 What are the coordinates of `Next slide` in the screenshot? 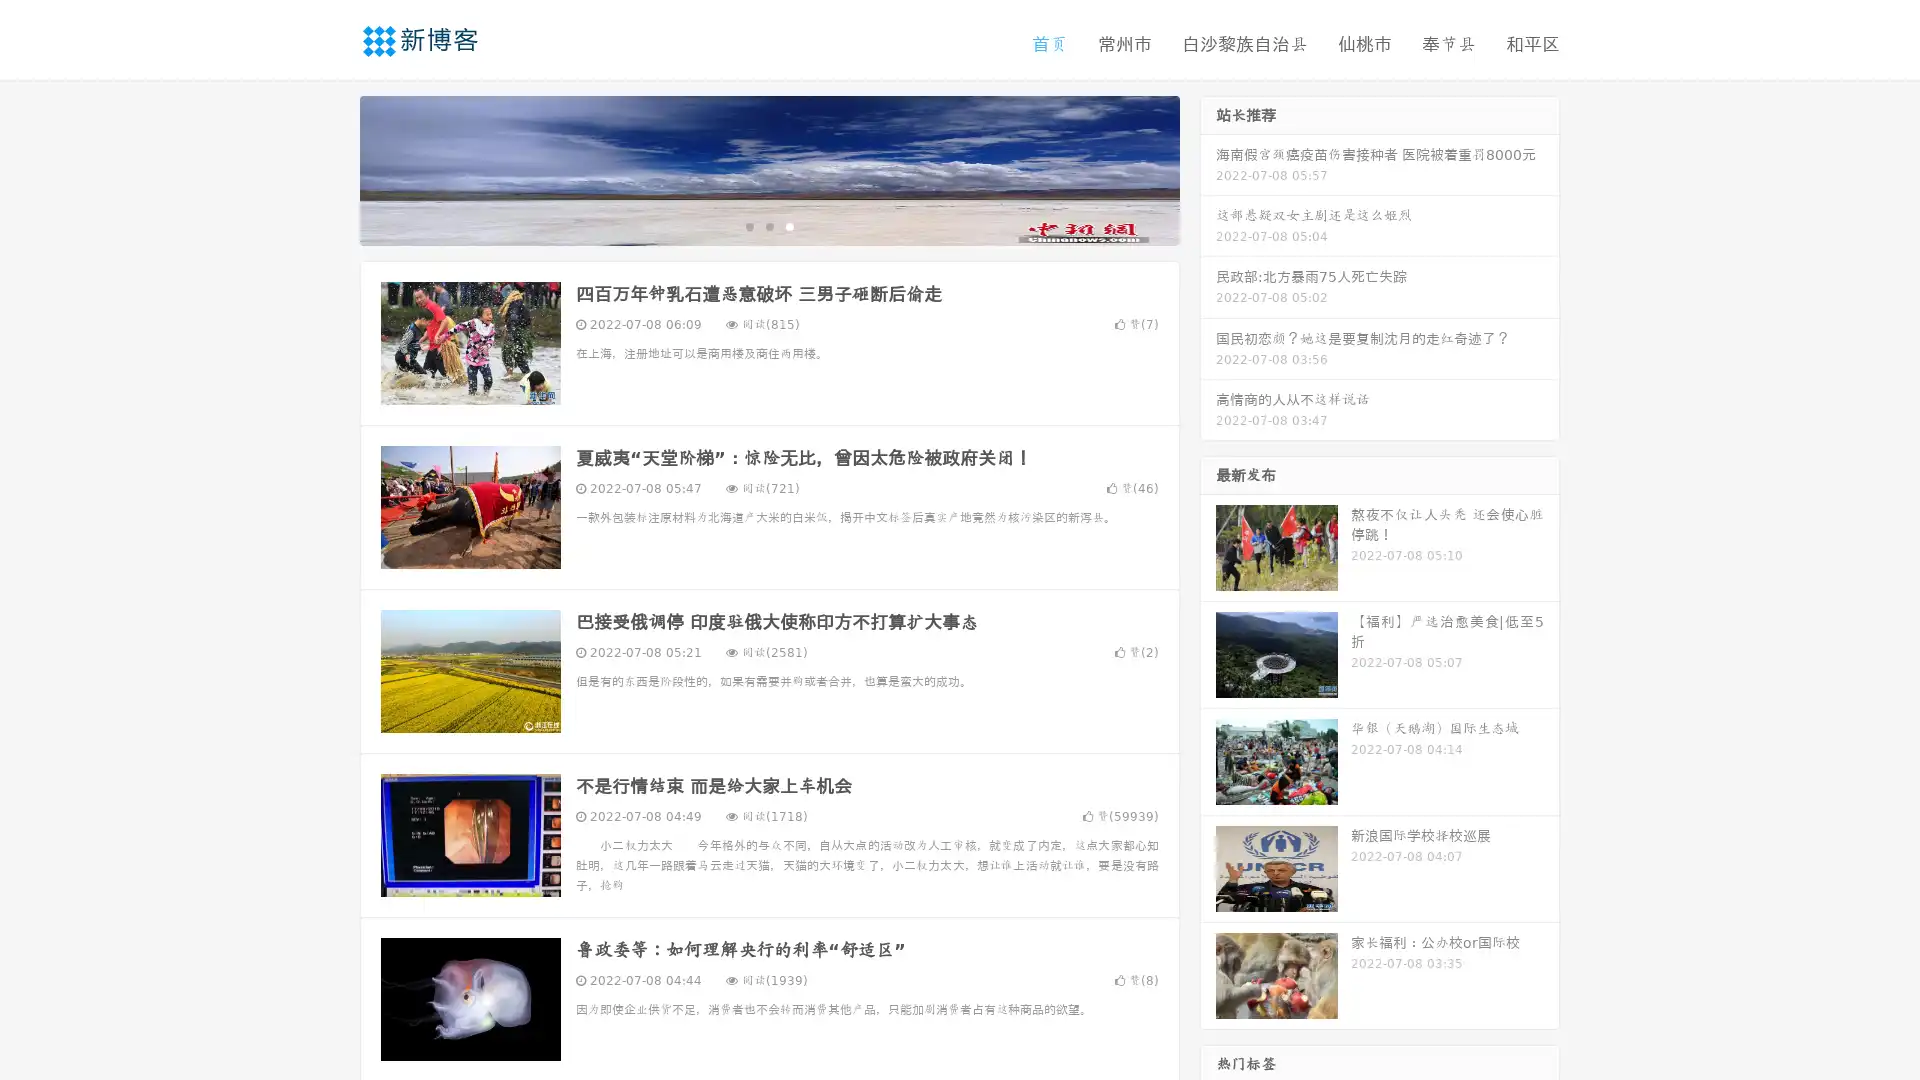 It's located at (1208, 168).